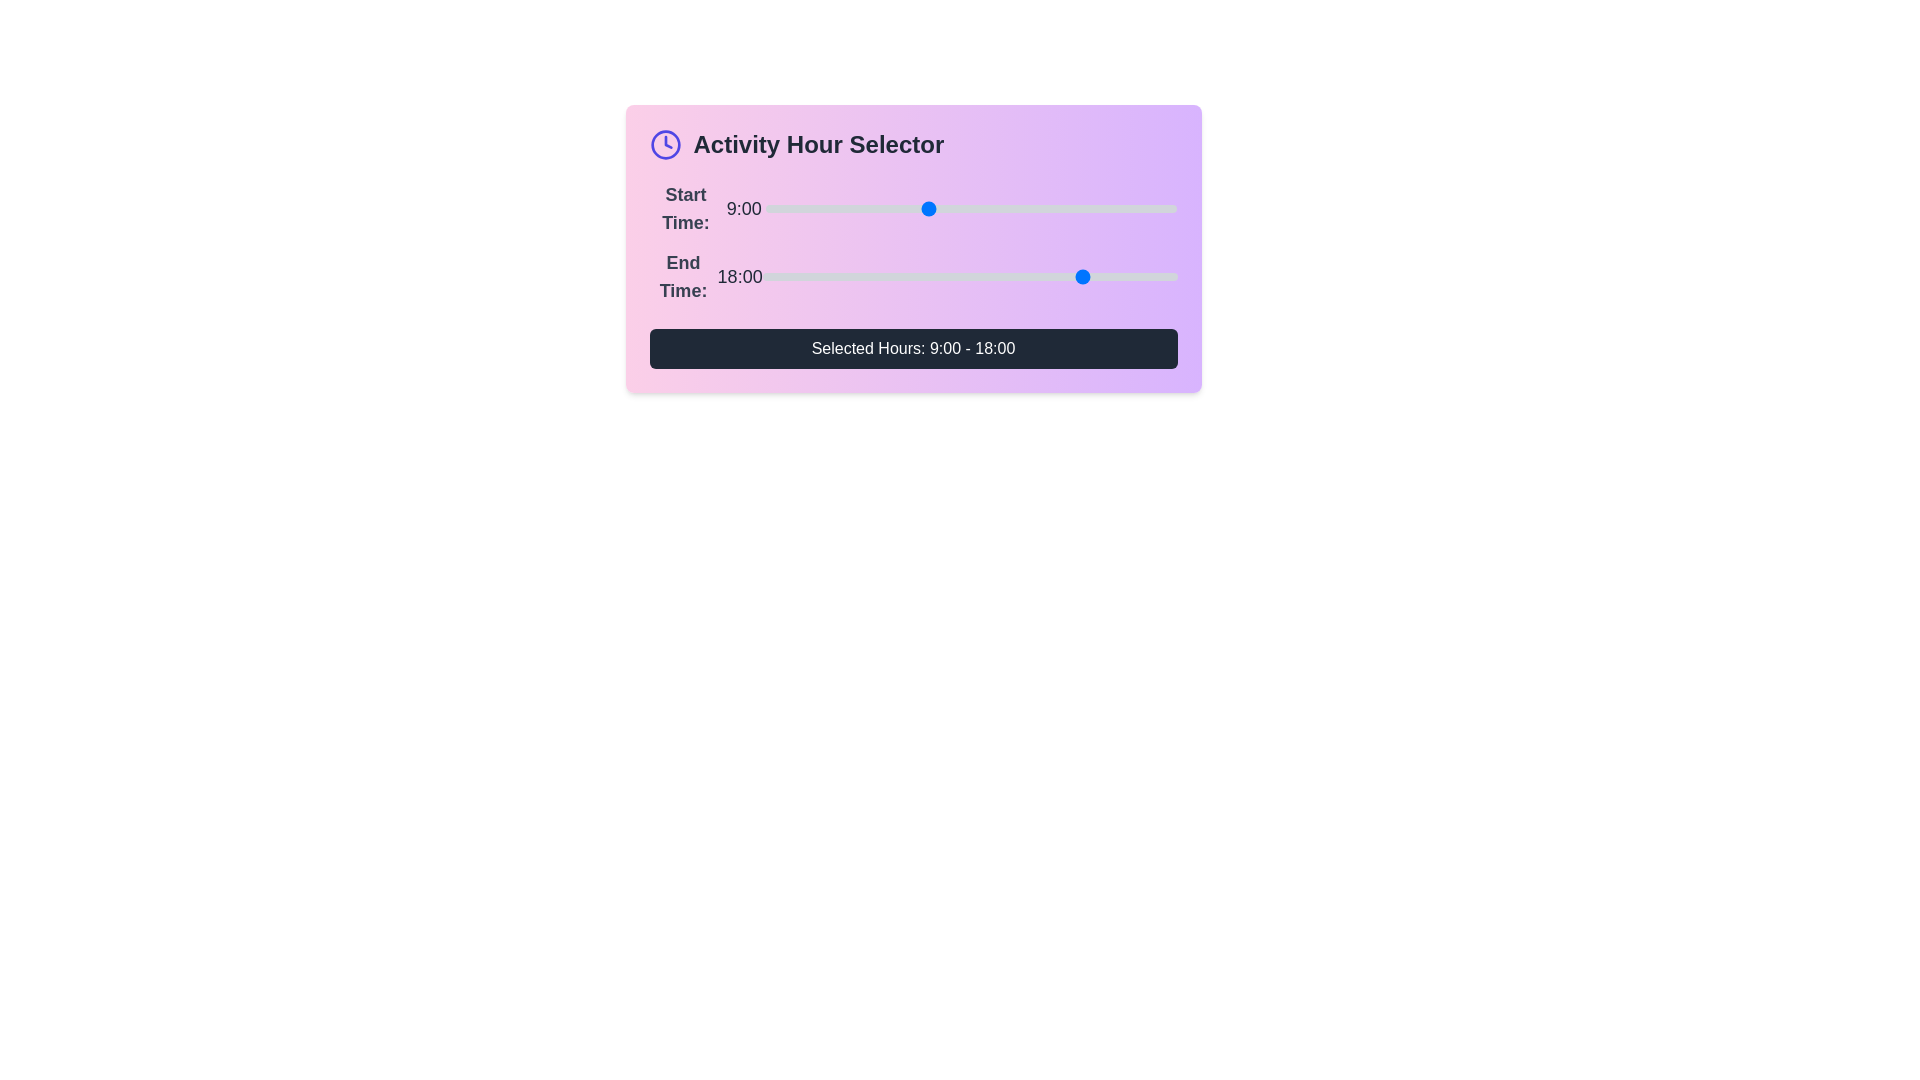 The height and width of the screenshot is (1080, 1920). What do you see at coordinates (998, 208) in the screenshot?
I see `the start time slider to set the hour to 13` at bounding box center [998, 208].